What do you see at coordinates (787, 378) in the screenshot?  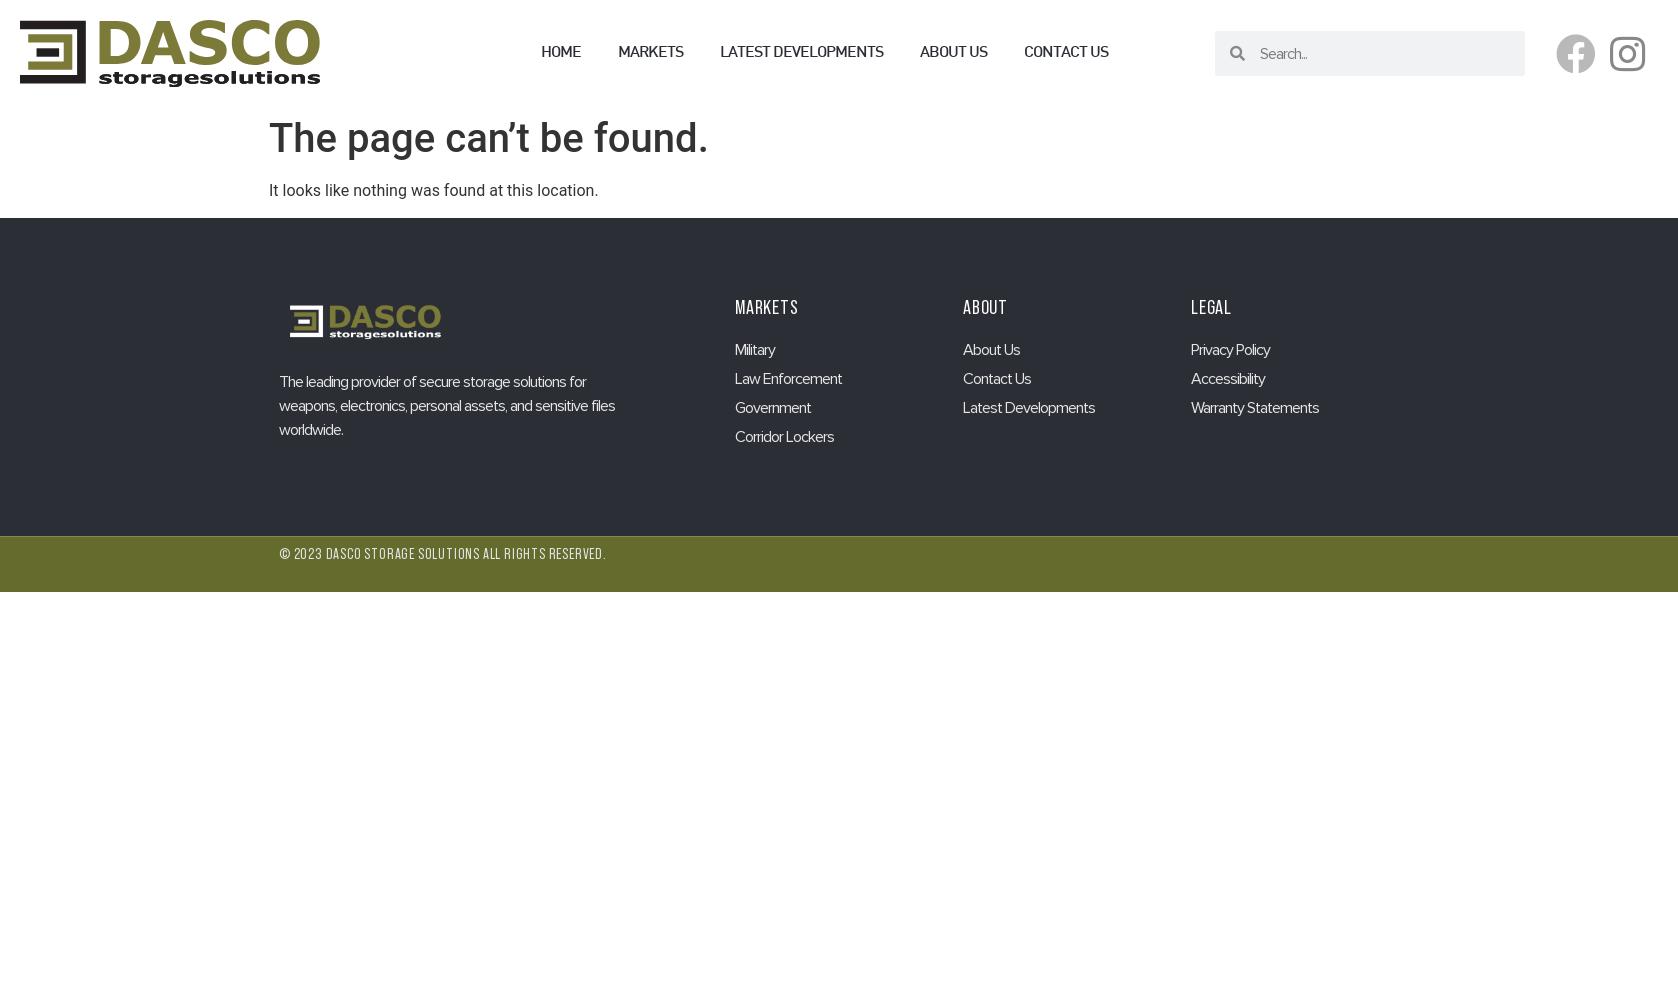 I see `'Law Enforcement'` at bounding box center [787, 378].